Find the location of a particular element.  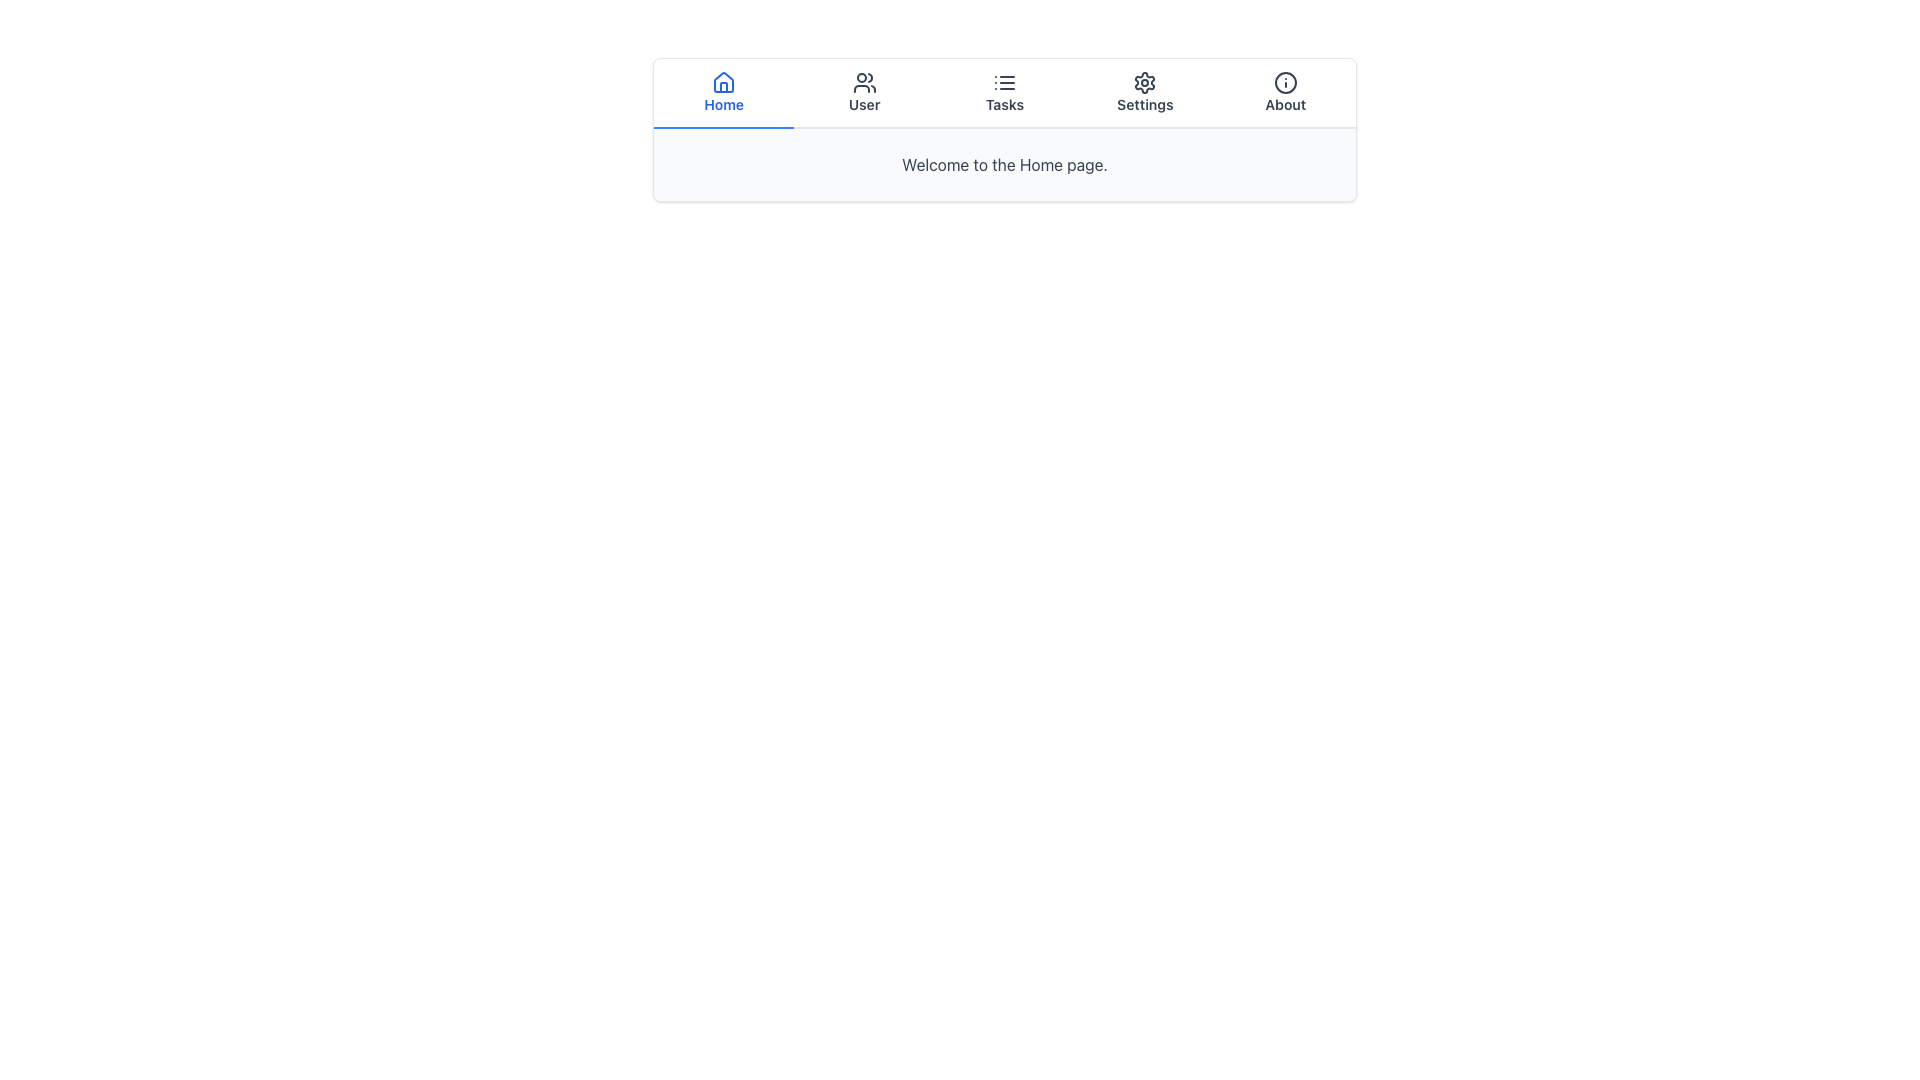

the decorative icon for the 'Tasks' navigation tab, which is centrally aligned above the label 'Tasks' and is the second option from the left in the navigation bar is located at coordinates (1004, 82).